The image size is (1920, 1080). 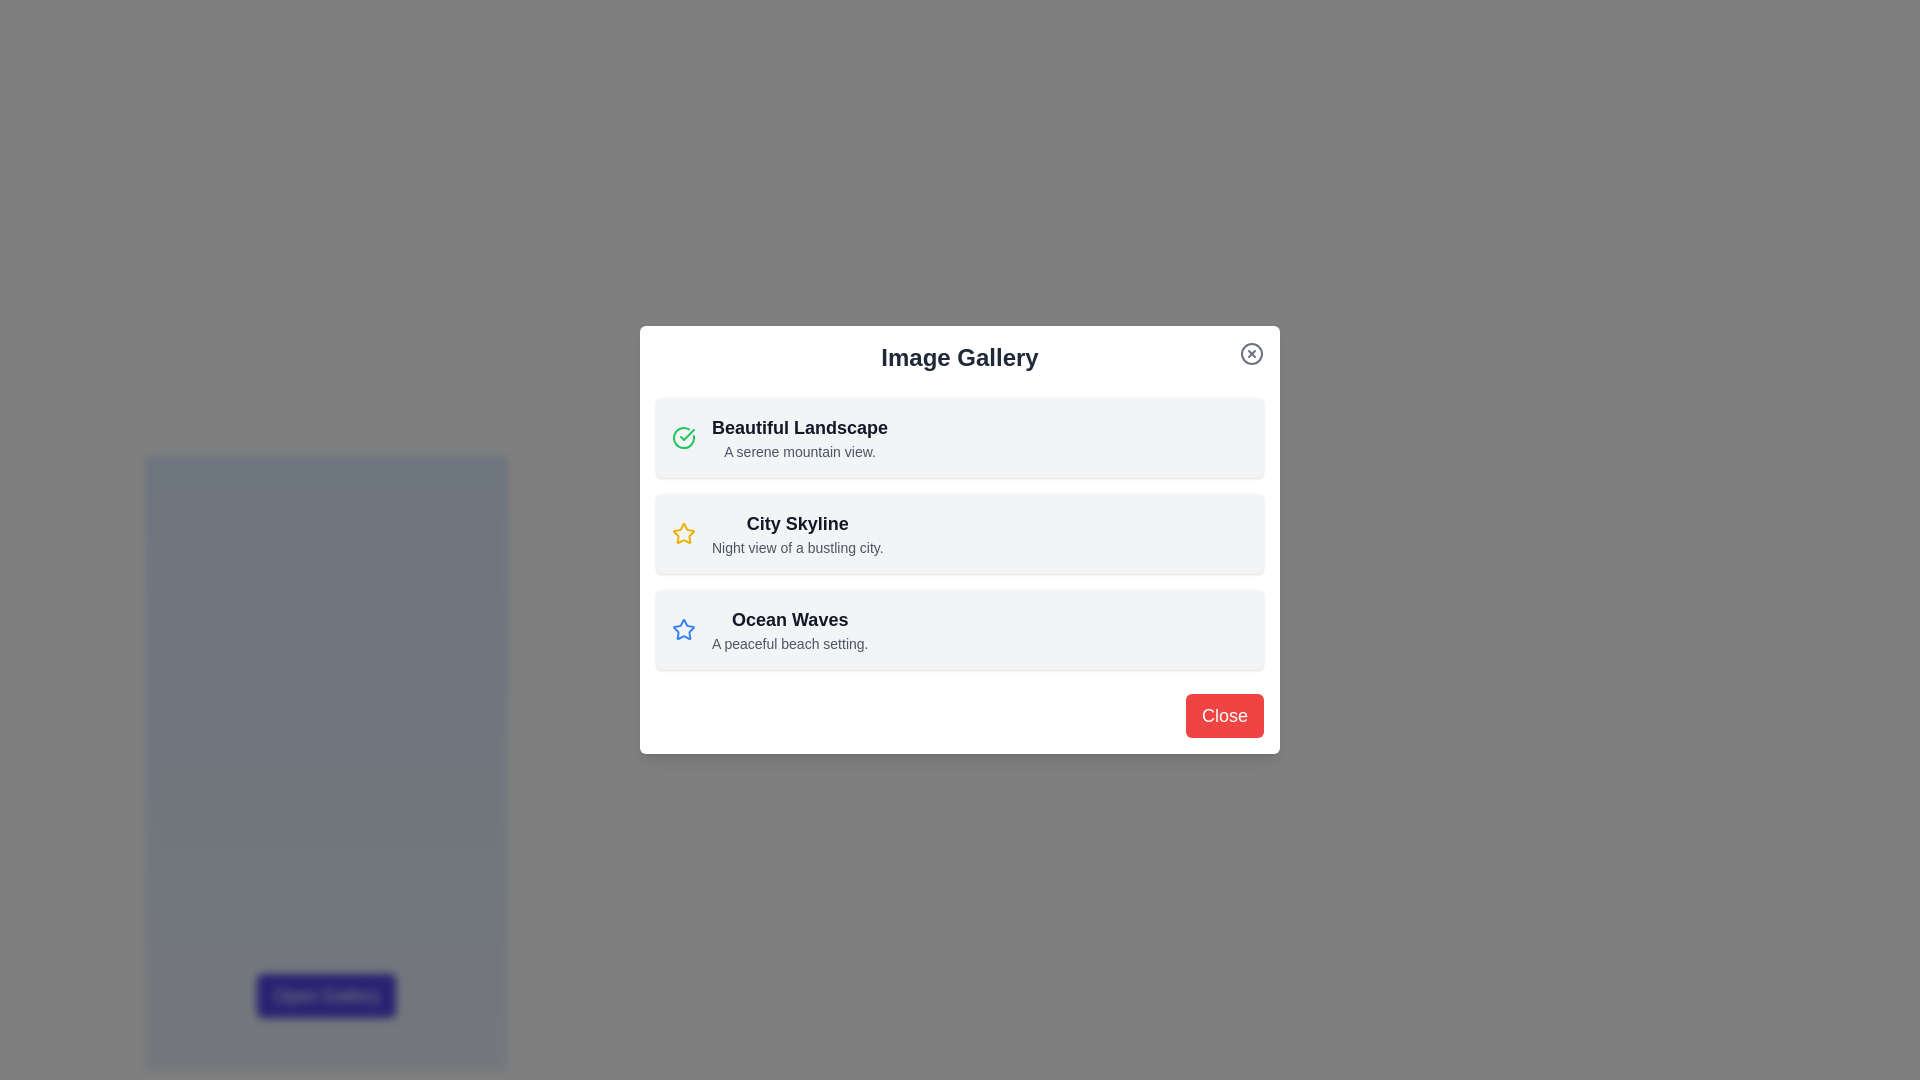 I want to click on the circular close button located in the top-right corner of the pop-up dialog box, so click(x=1251, y=353).